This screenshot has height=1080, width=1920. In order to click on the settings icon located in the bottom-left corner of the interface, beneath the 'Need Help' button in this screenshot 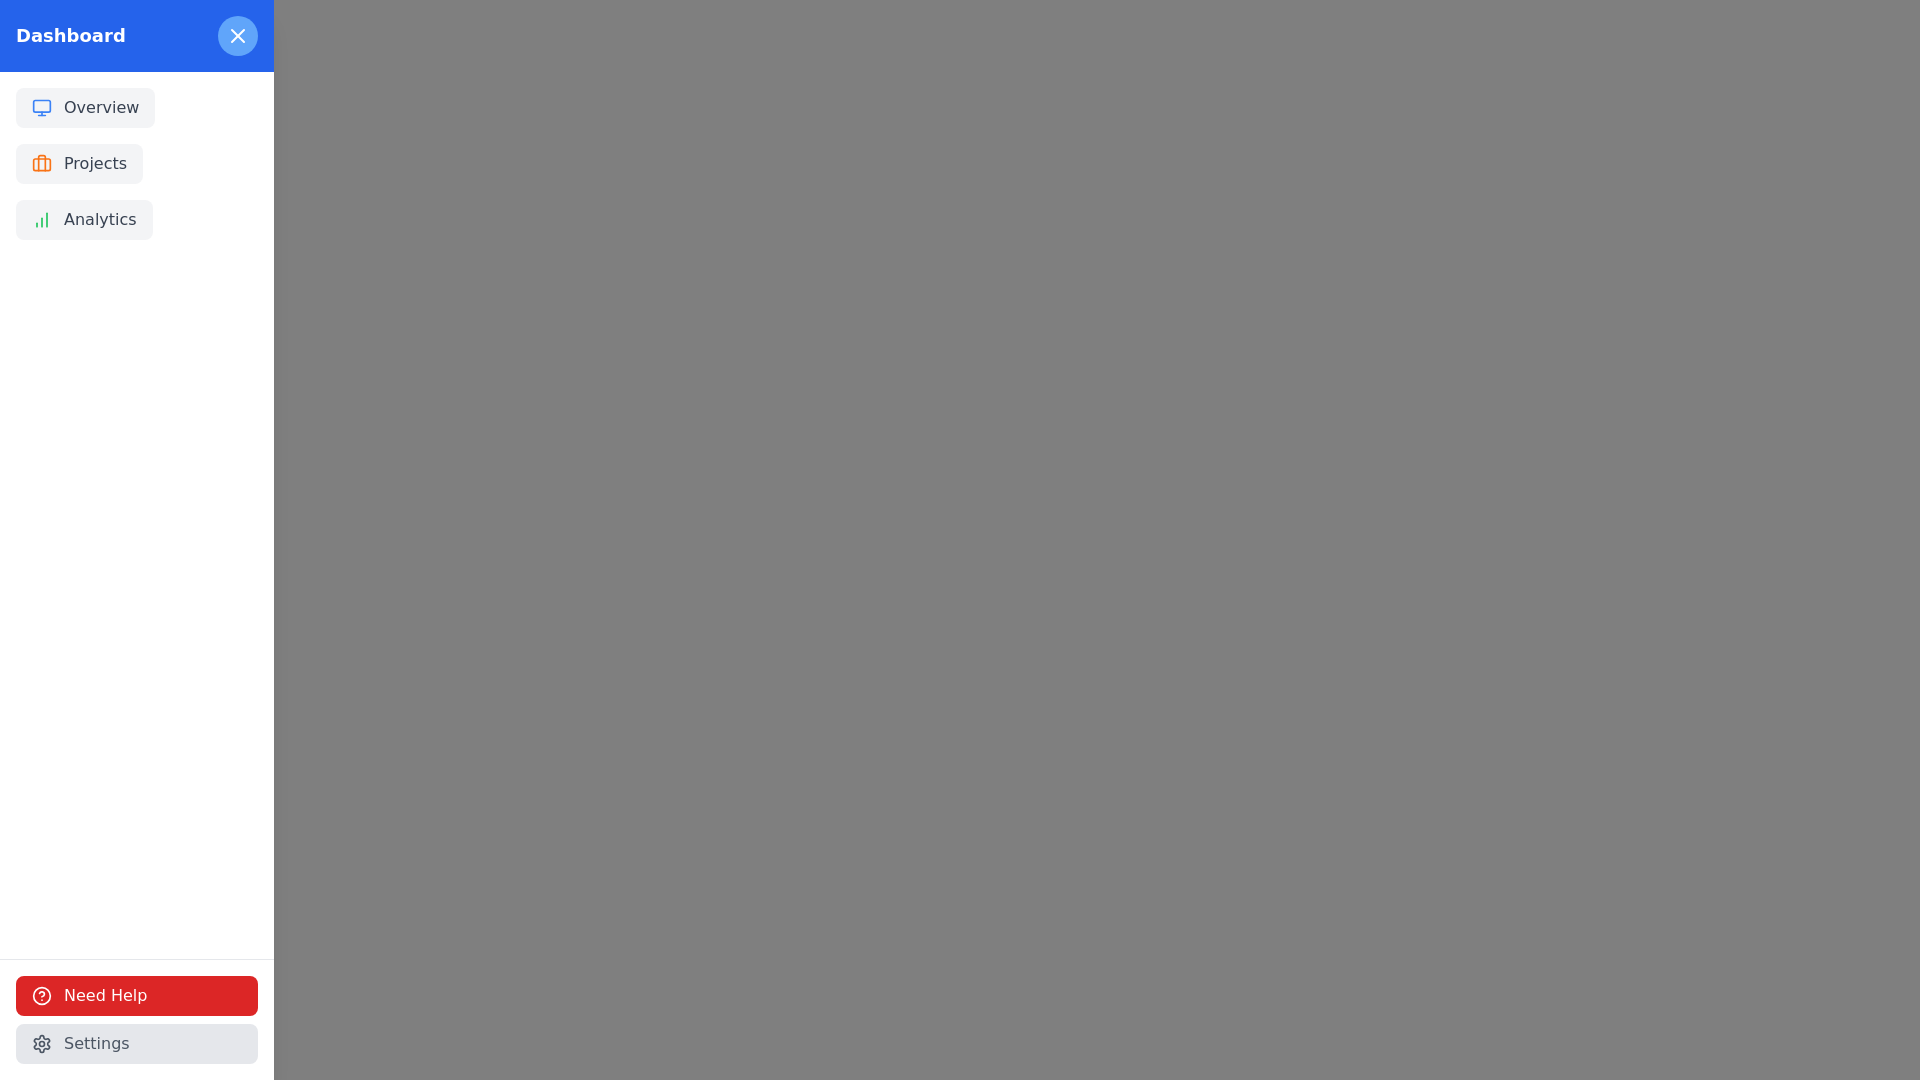, I will do `click(42, 1043)`.